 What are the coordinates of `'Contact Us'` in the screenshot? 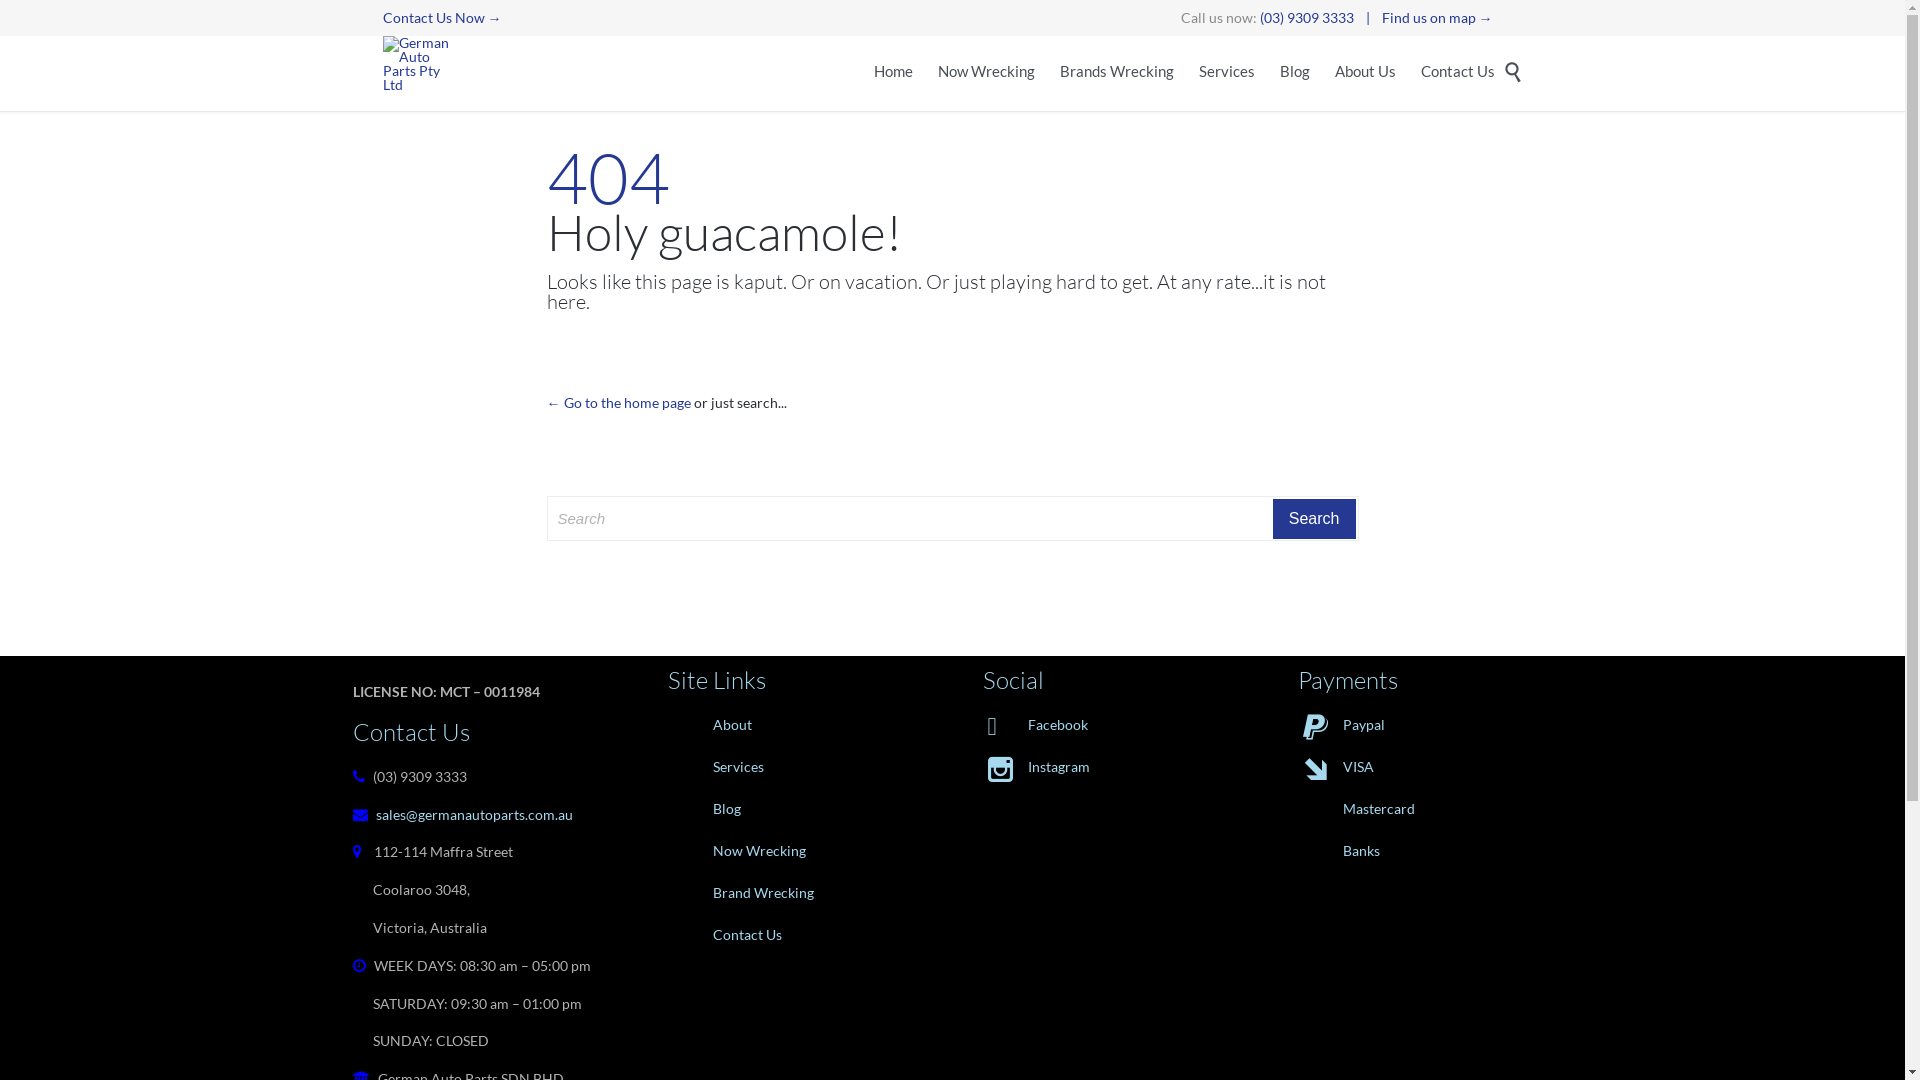 It's located at (1457, 72).